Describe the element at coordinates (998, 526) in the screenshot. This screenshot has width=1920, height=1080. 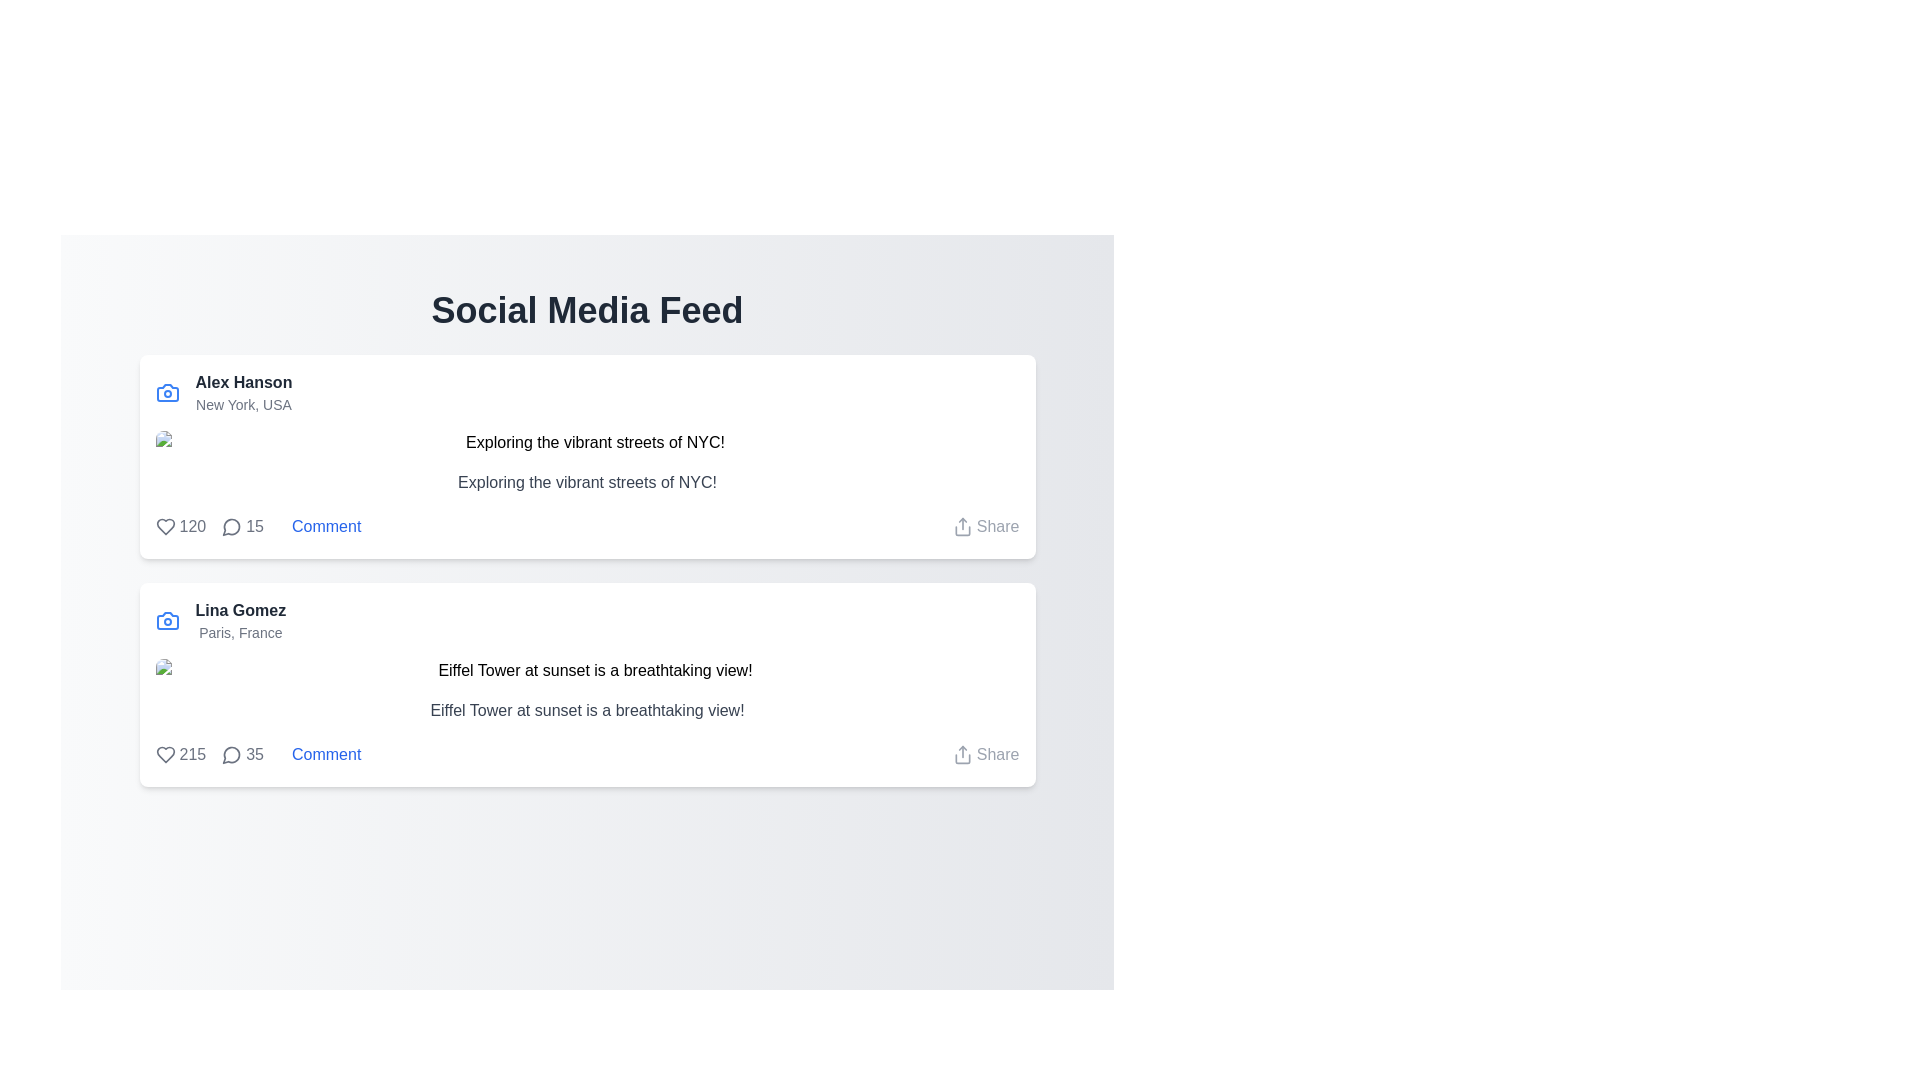
I see `'Share' text label located below the post, which indicates the action of sharing the associated post on the platform` at that location.